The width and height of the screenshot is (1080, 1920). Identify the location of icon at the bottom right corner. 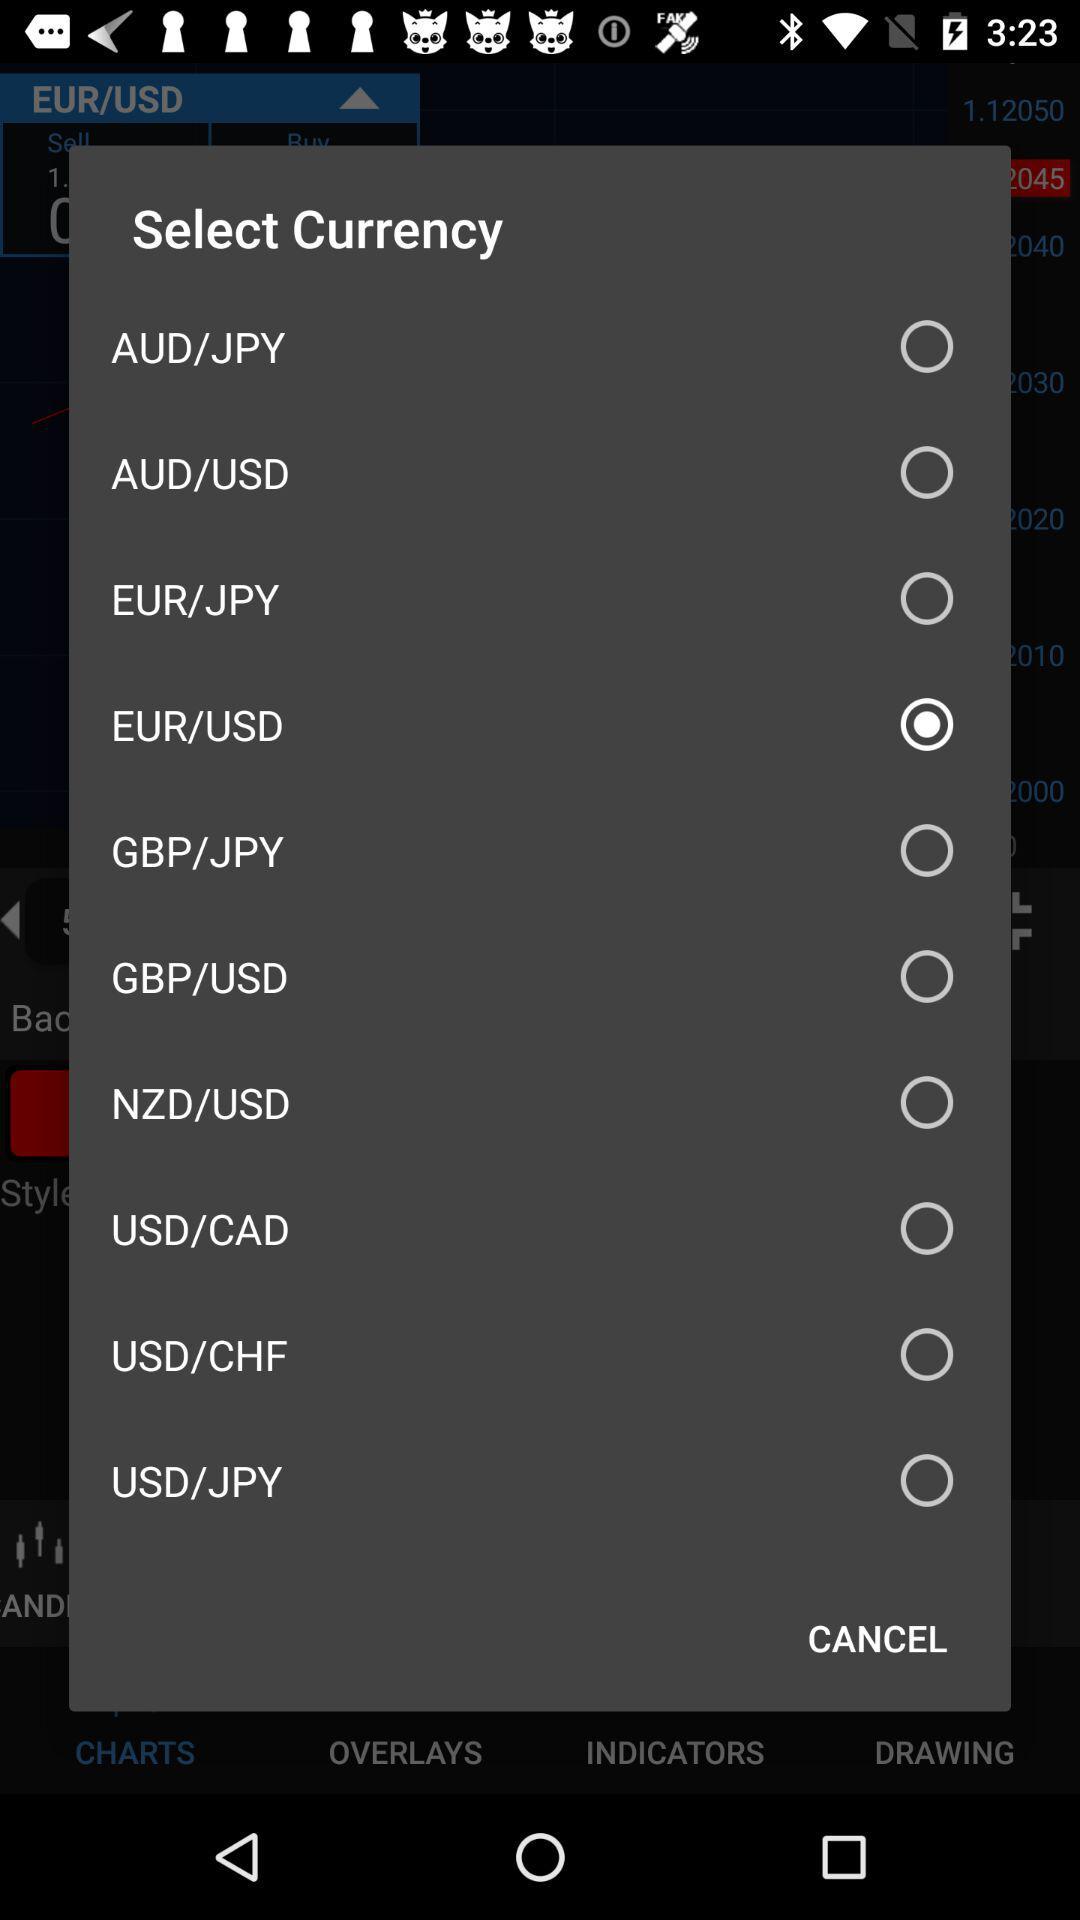
(876, 1637).